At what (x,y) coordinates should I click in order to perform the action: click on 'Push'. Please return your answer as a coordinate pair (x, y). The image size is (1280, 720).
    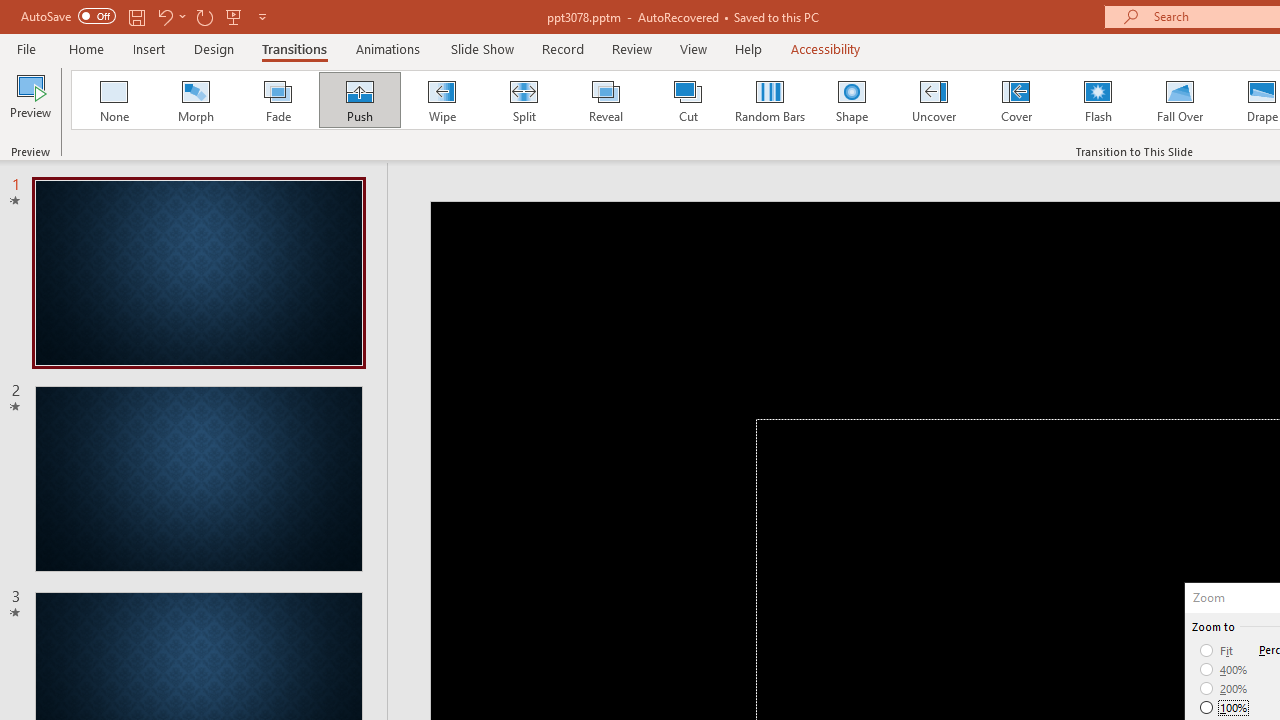
    Looking at the image, I should click on (359, 100).